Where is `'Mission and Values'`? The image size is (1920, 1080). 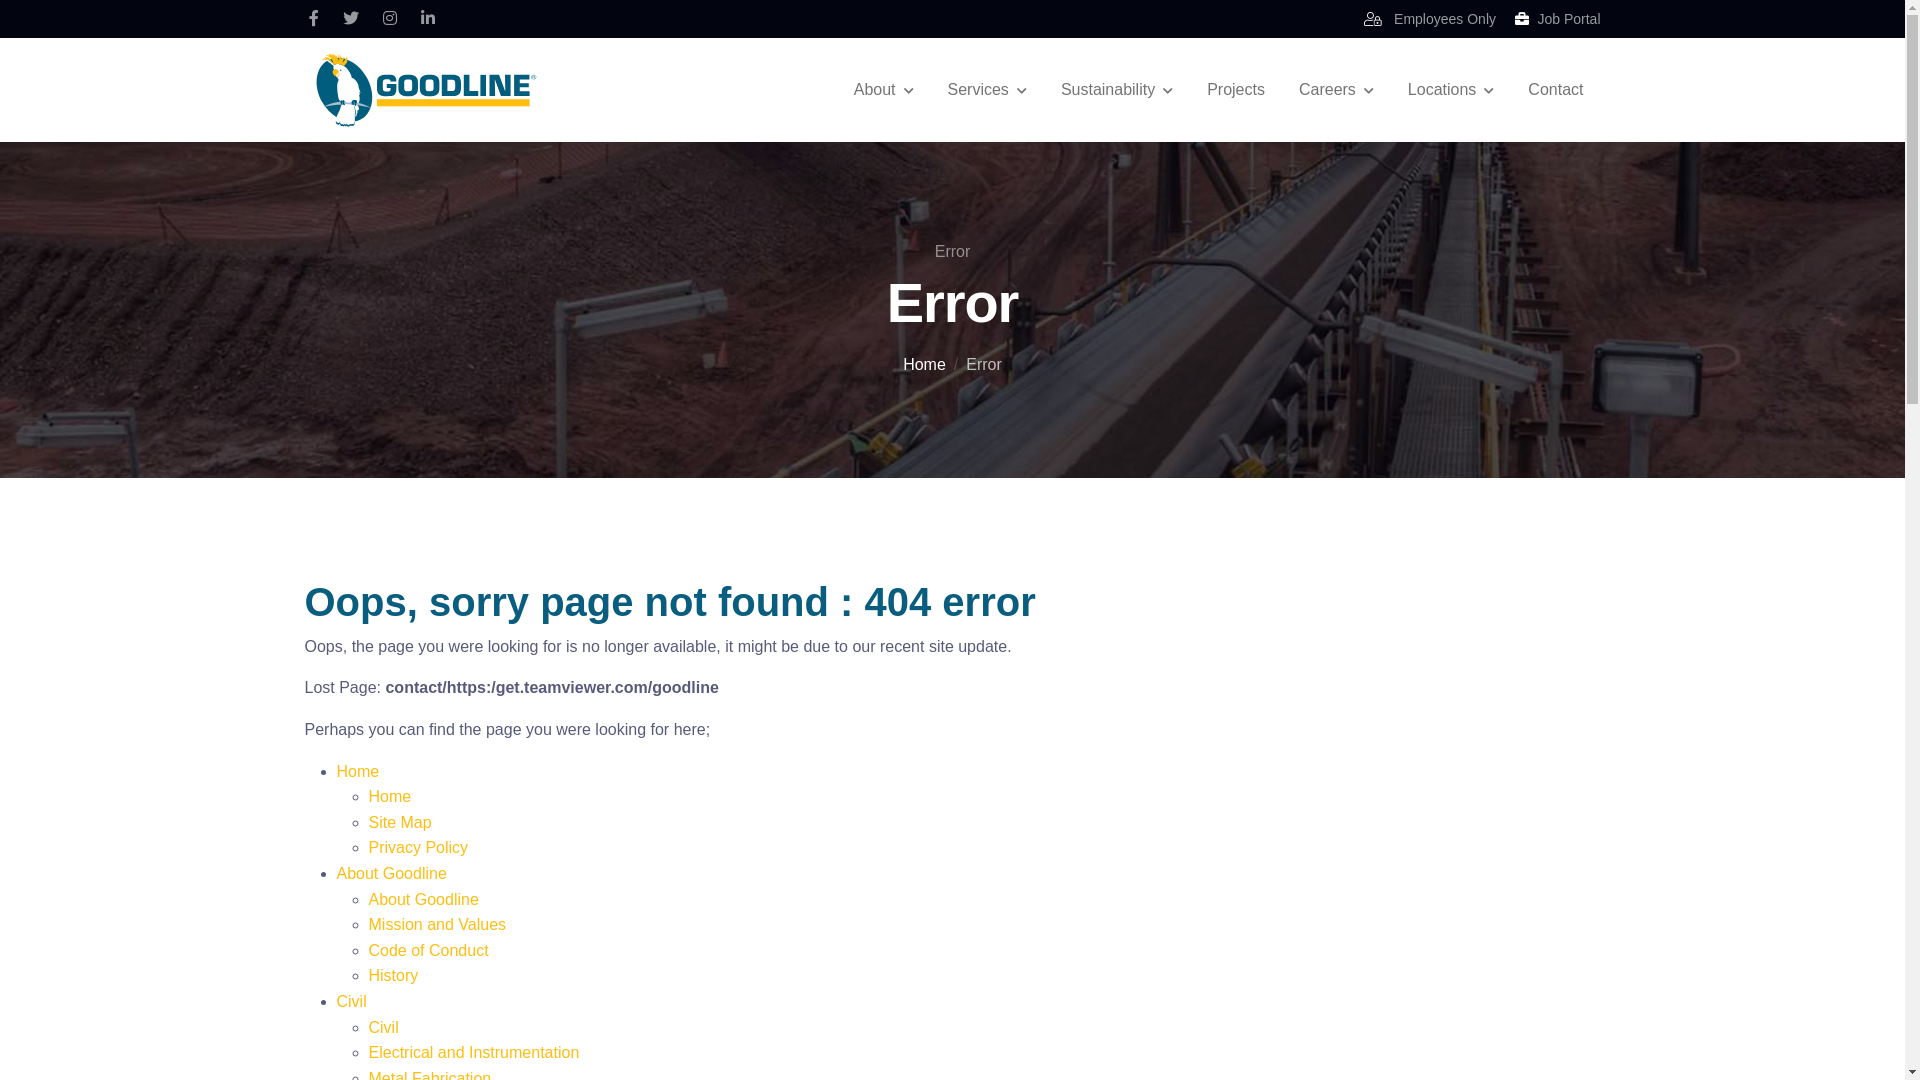
'Mission and Values' is located at coordinates (368, 924).